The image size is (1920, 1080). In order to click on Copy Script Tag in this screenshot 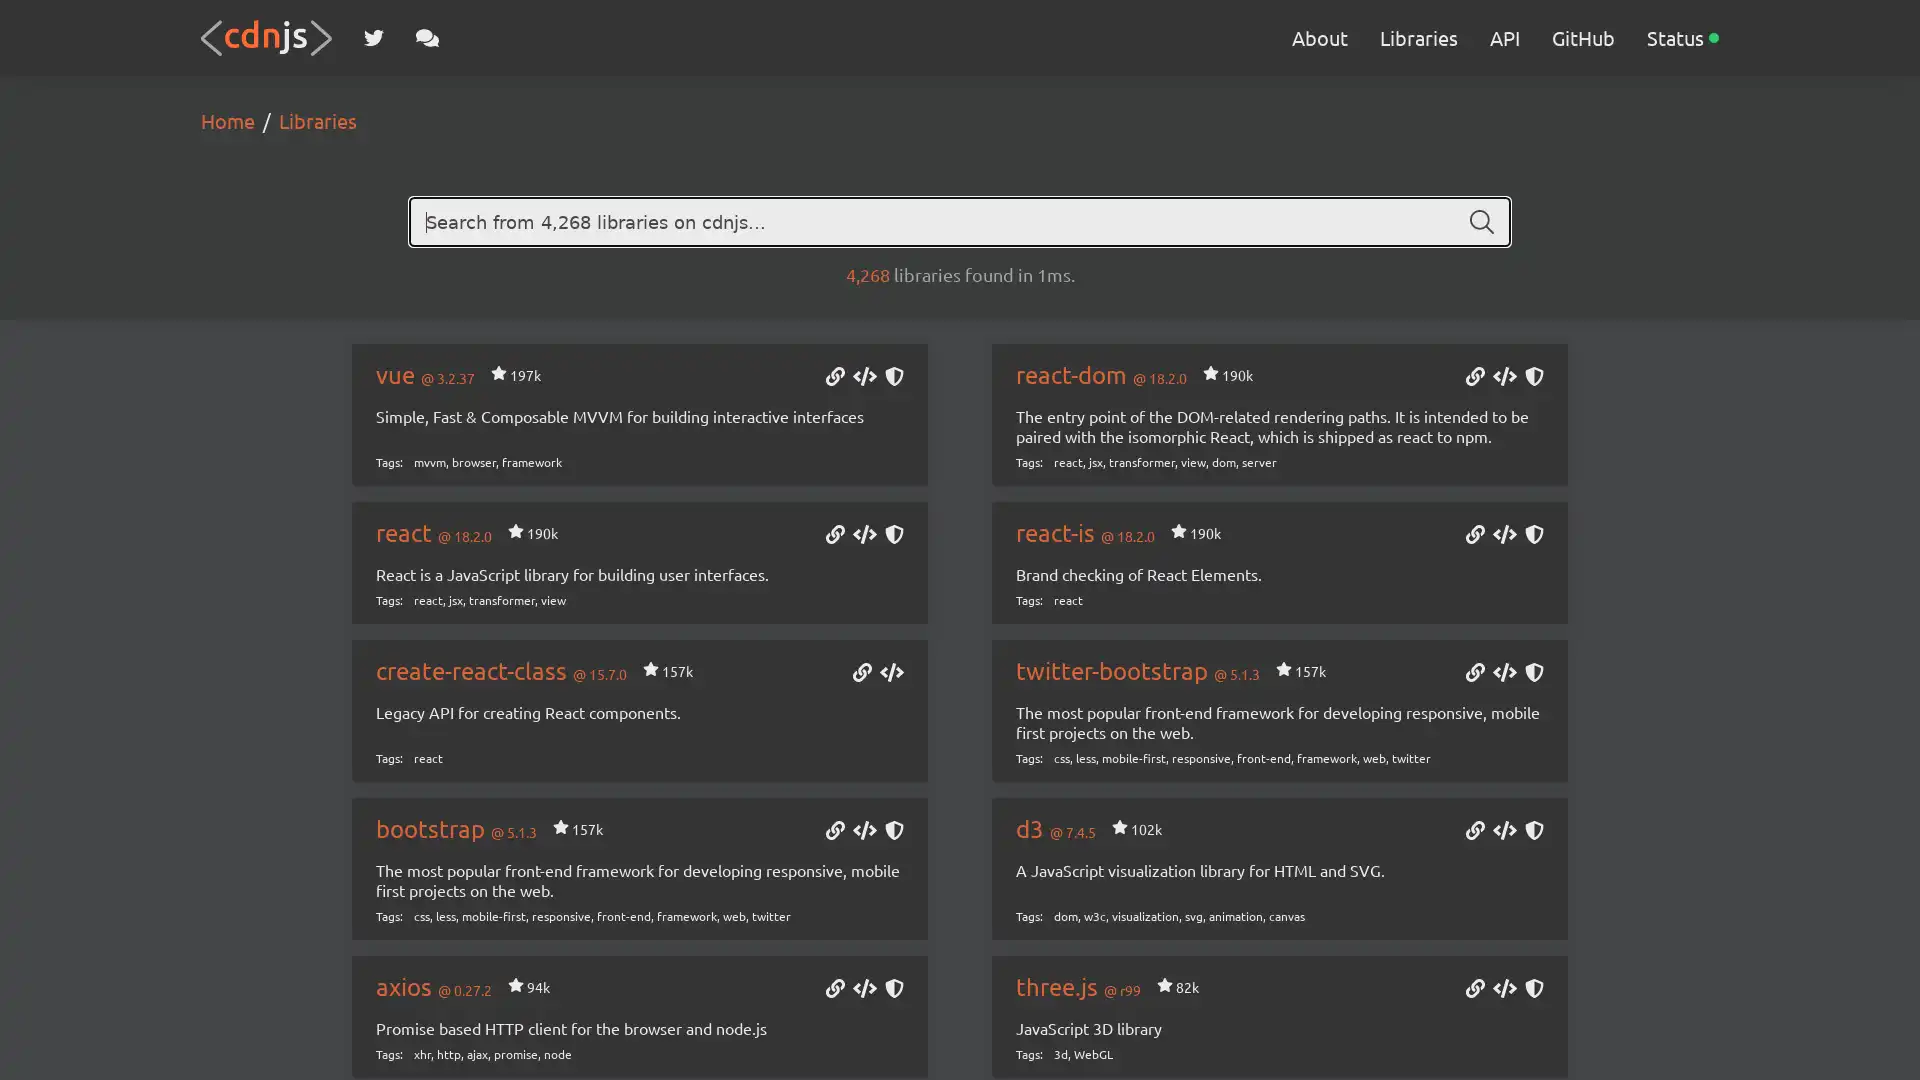, I will do `click(1503, 990)`.